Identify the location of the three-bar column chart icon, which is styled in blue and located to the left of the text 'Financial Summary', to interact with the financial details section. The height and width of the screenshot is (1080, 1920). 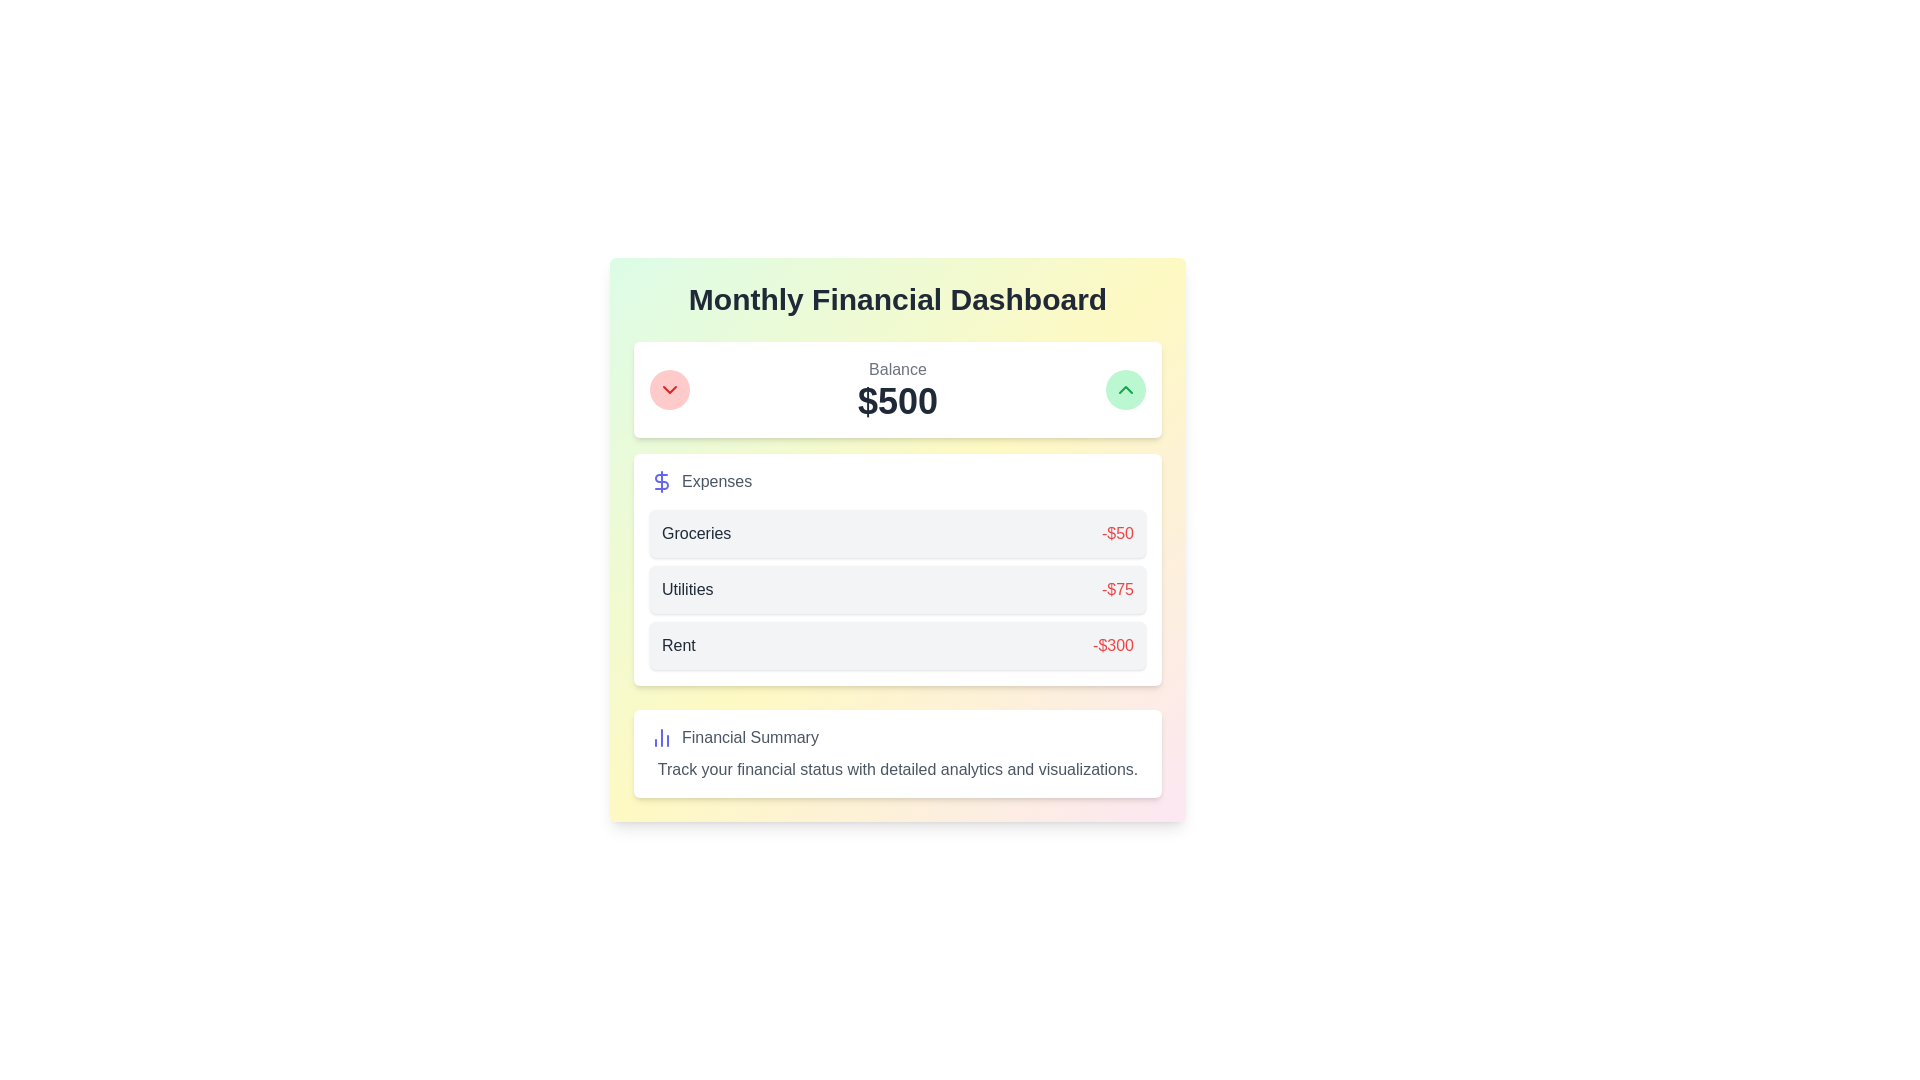
(662, 737).